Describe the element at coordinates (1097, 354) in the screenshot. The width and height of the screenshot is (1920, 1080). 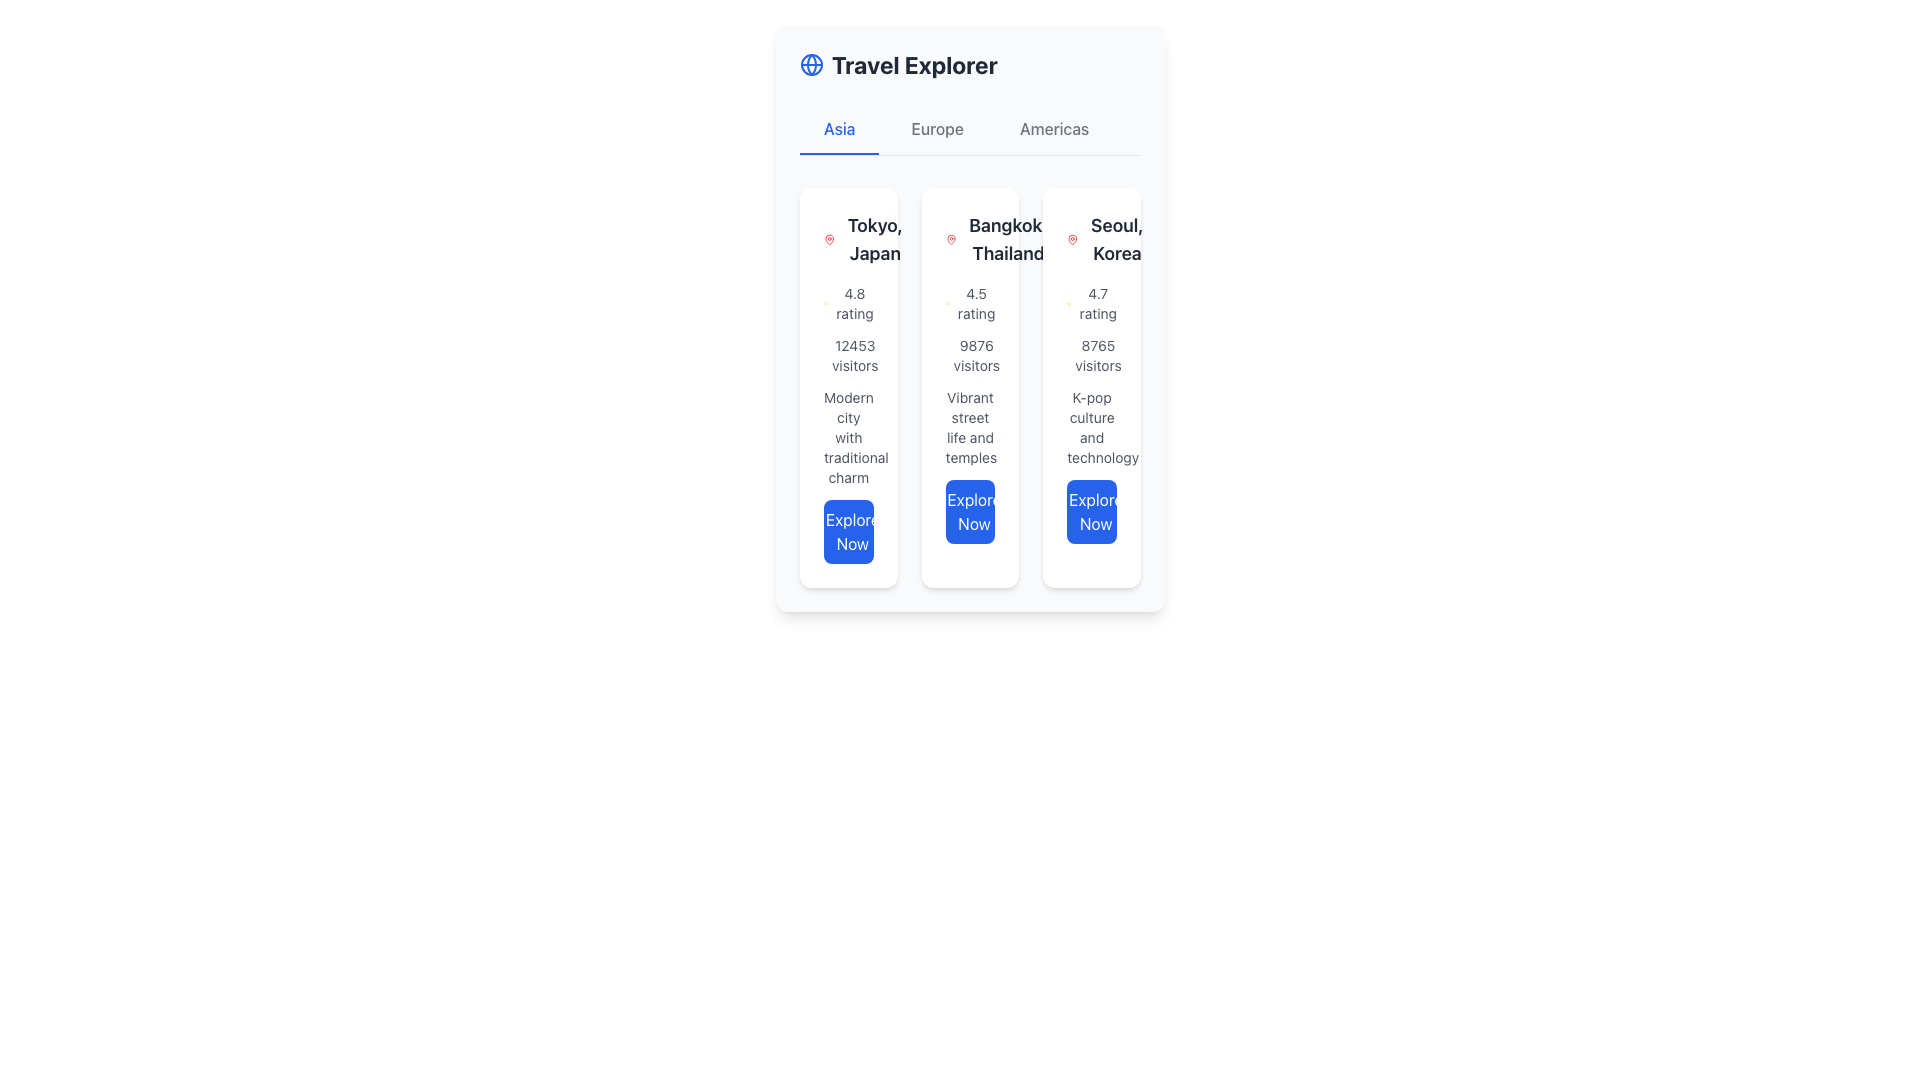
I see `the displayed text information '8765 visitors' located in the rightmost column under the 'Asia' tab in the 'Travel Explorer' section` at that location.